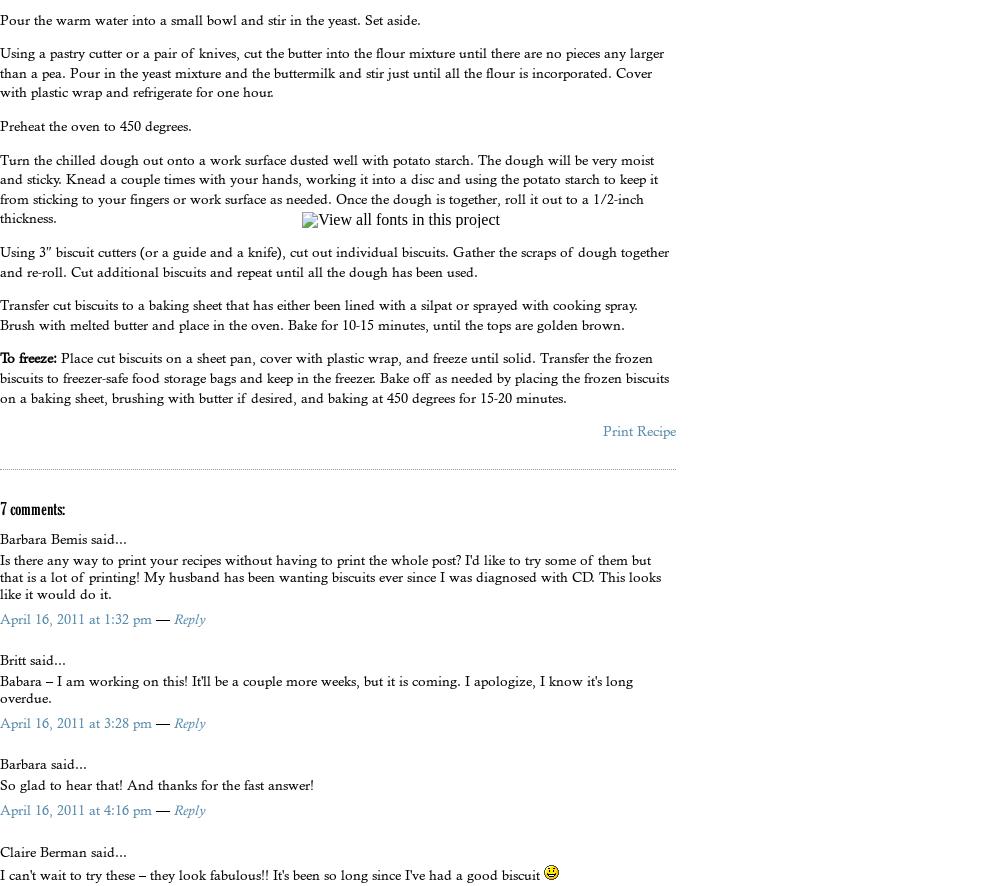 Image resolution: width=1005 pixels, height=886 pixels. What do you see at coordinates (0, 783) in the screenshot?
I see `'So glad to hear that!  And thanks for the fast answer!'` at bounding box center [0, 783].